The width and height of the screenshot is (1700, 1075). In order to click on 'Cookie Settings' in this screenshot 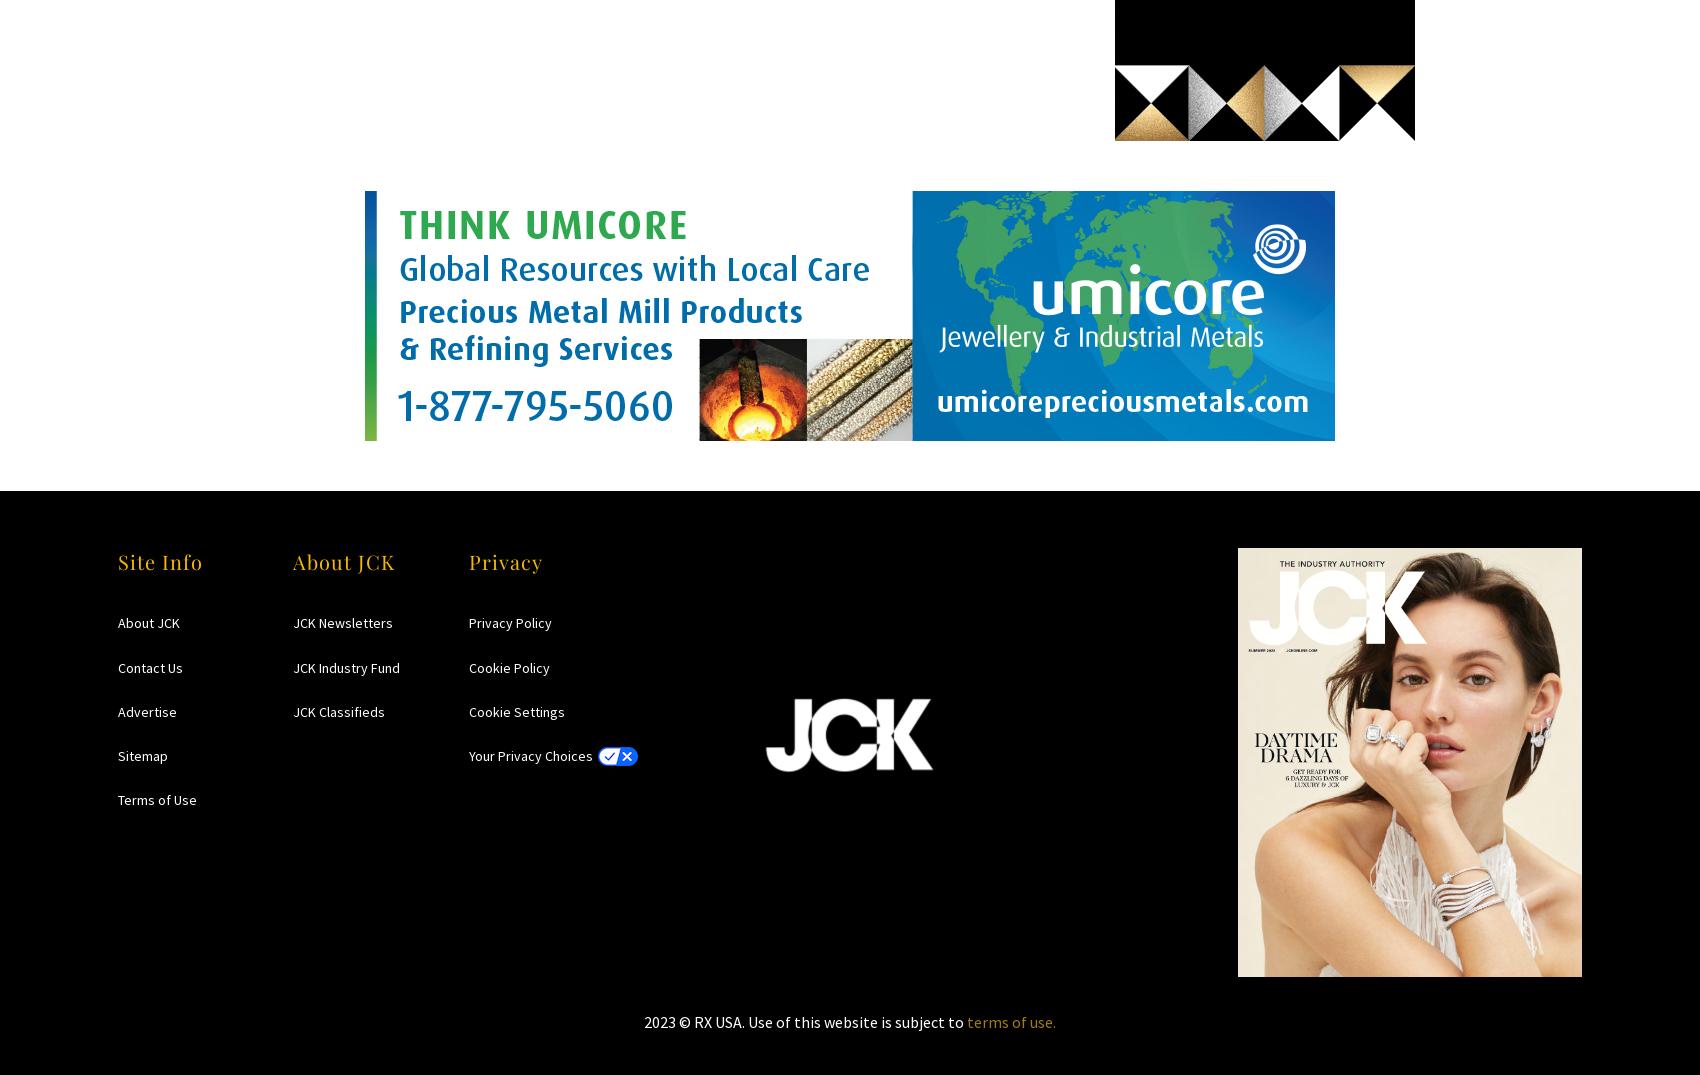, I will do `click(515, 710)`.